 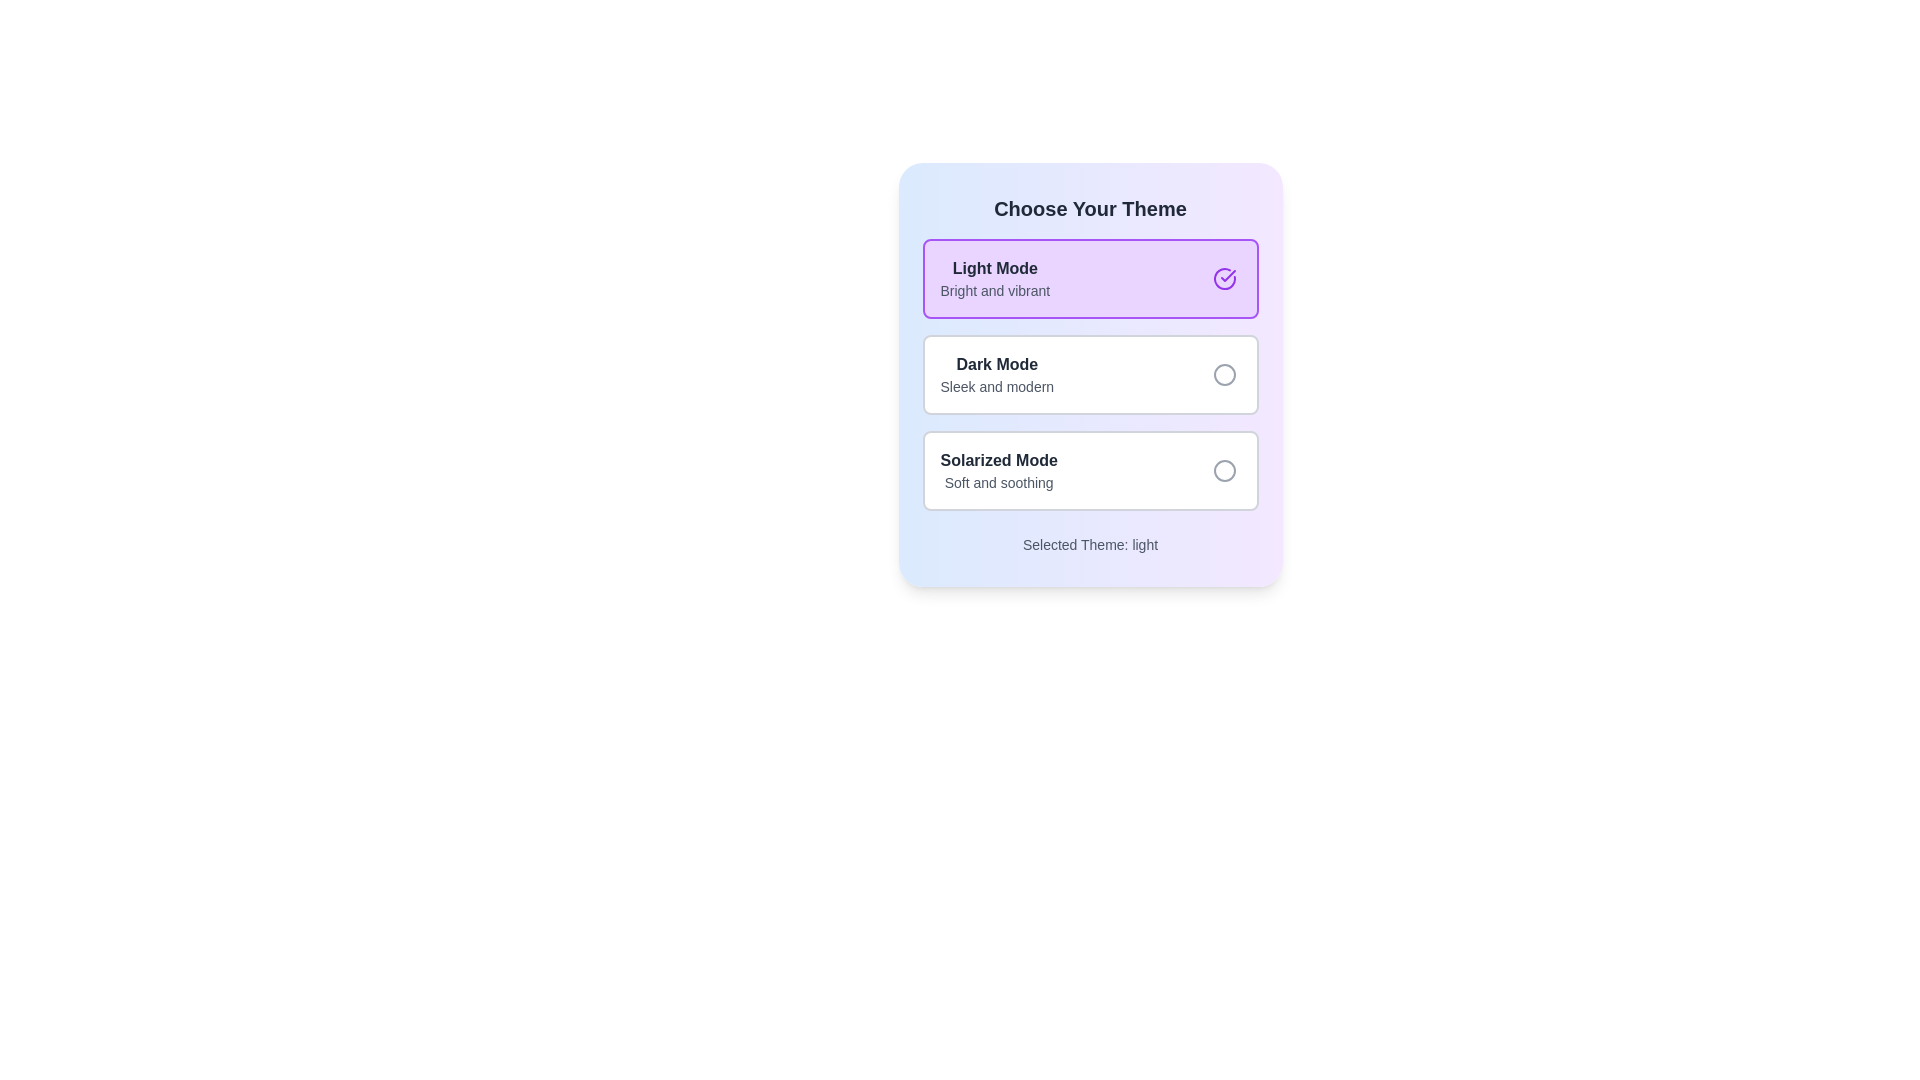 What do you see at coordinates (999, 482) in the screenshot?
I see `the text label displaying 'Soft and soothing', which is located below the 'Solarized Mode' text in the theme selection dialog` at bounding box center [999, 482].